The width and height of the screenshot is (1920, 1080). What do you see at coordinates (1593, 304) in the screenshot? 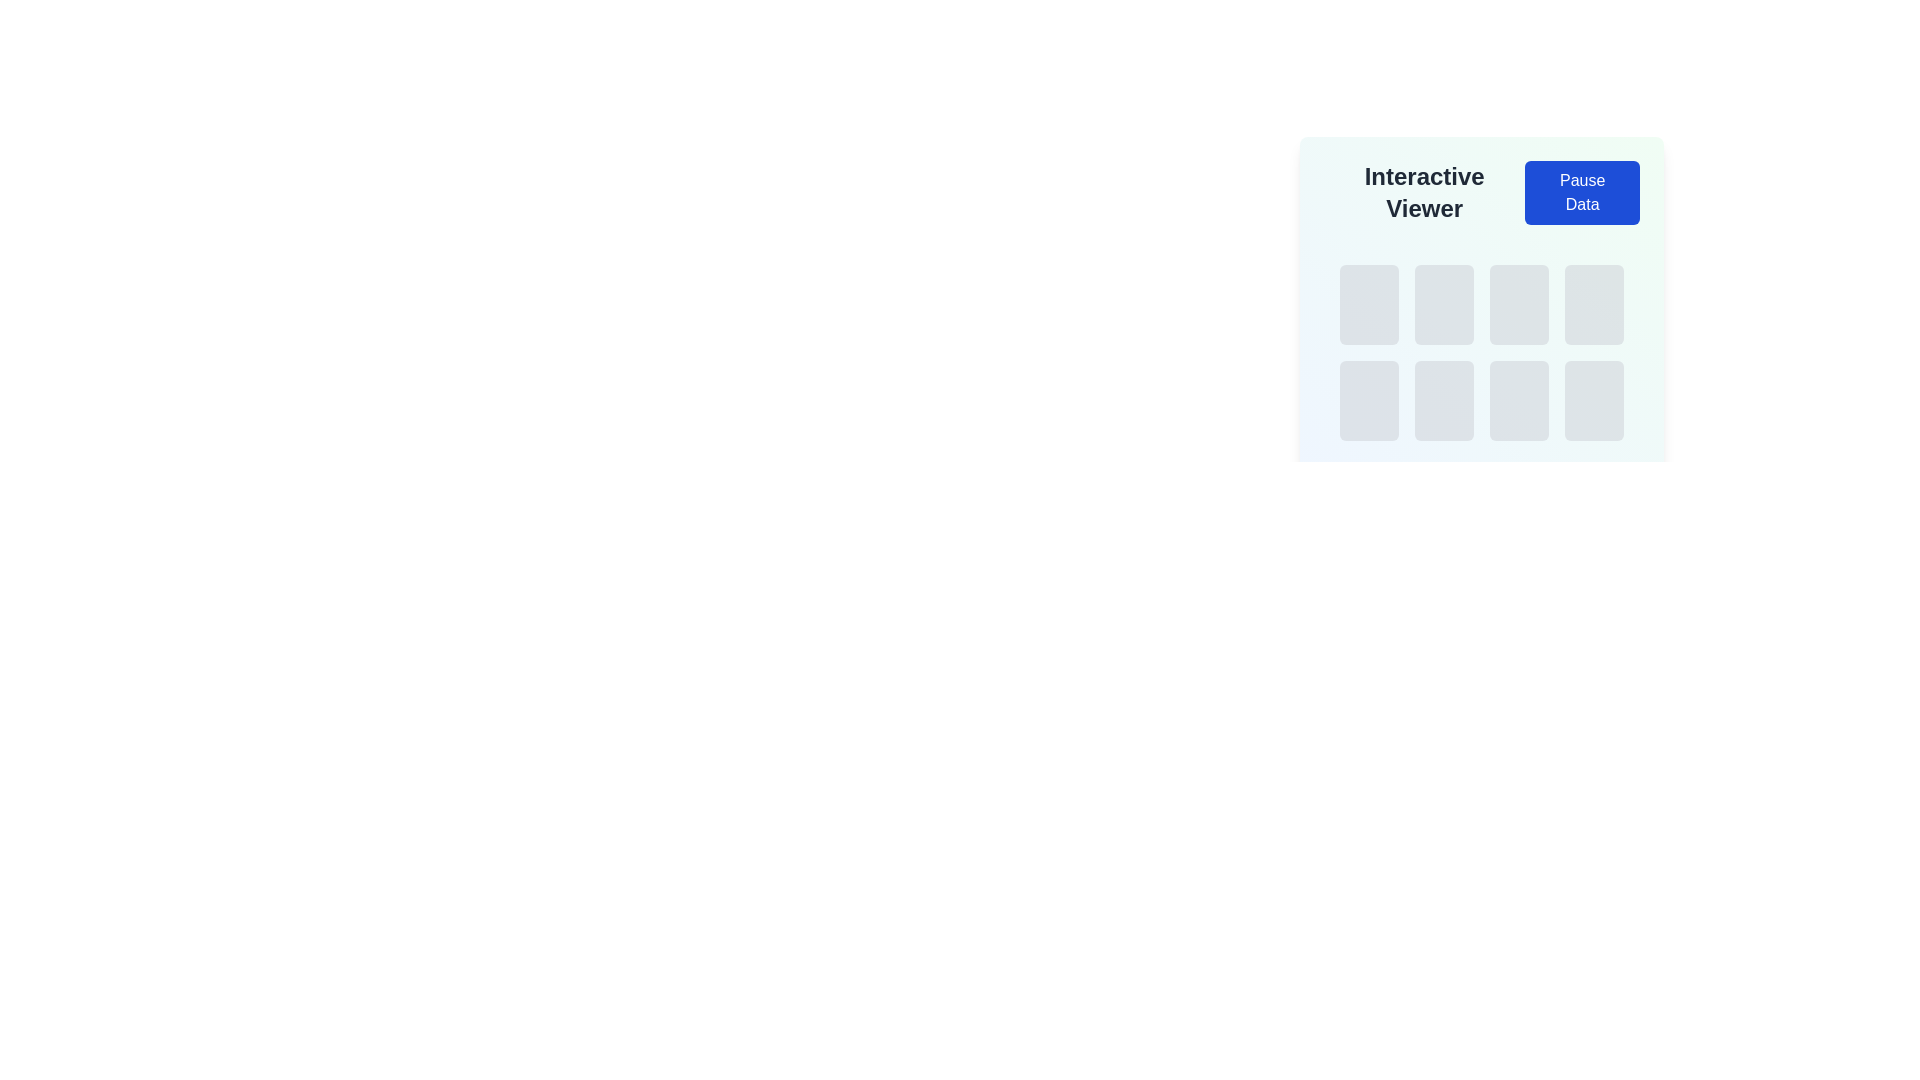
I see `the light gray rectangular Placeholder skeleton box with rounded corners located in the top right corner of the grid layout` at bounding box center [1593, 304].